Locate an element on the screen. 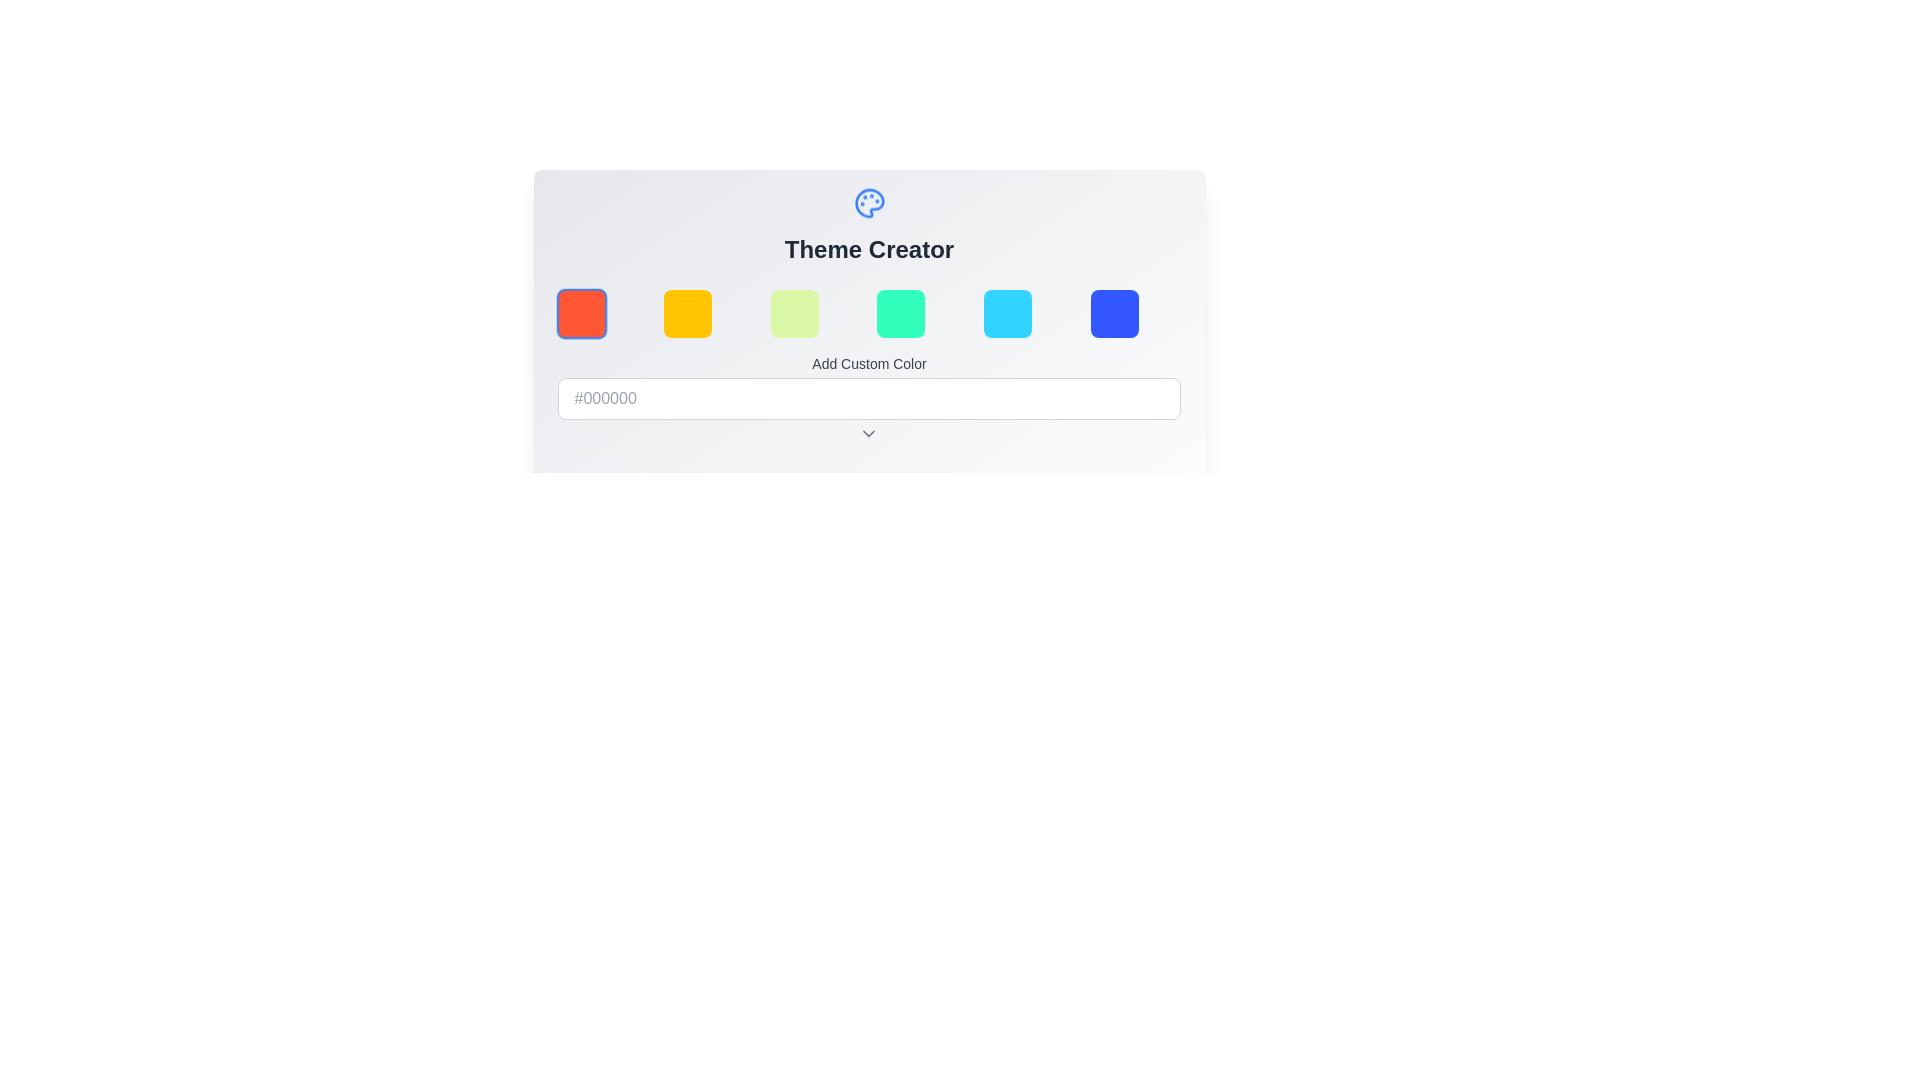 The height and width of the screenshot is (1080, 1920). the bright red color option block with rounded corners, which is the first in a row of six color blocks is located at coordinates (580, 313).